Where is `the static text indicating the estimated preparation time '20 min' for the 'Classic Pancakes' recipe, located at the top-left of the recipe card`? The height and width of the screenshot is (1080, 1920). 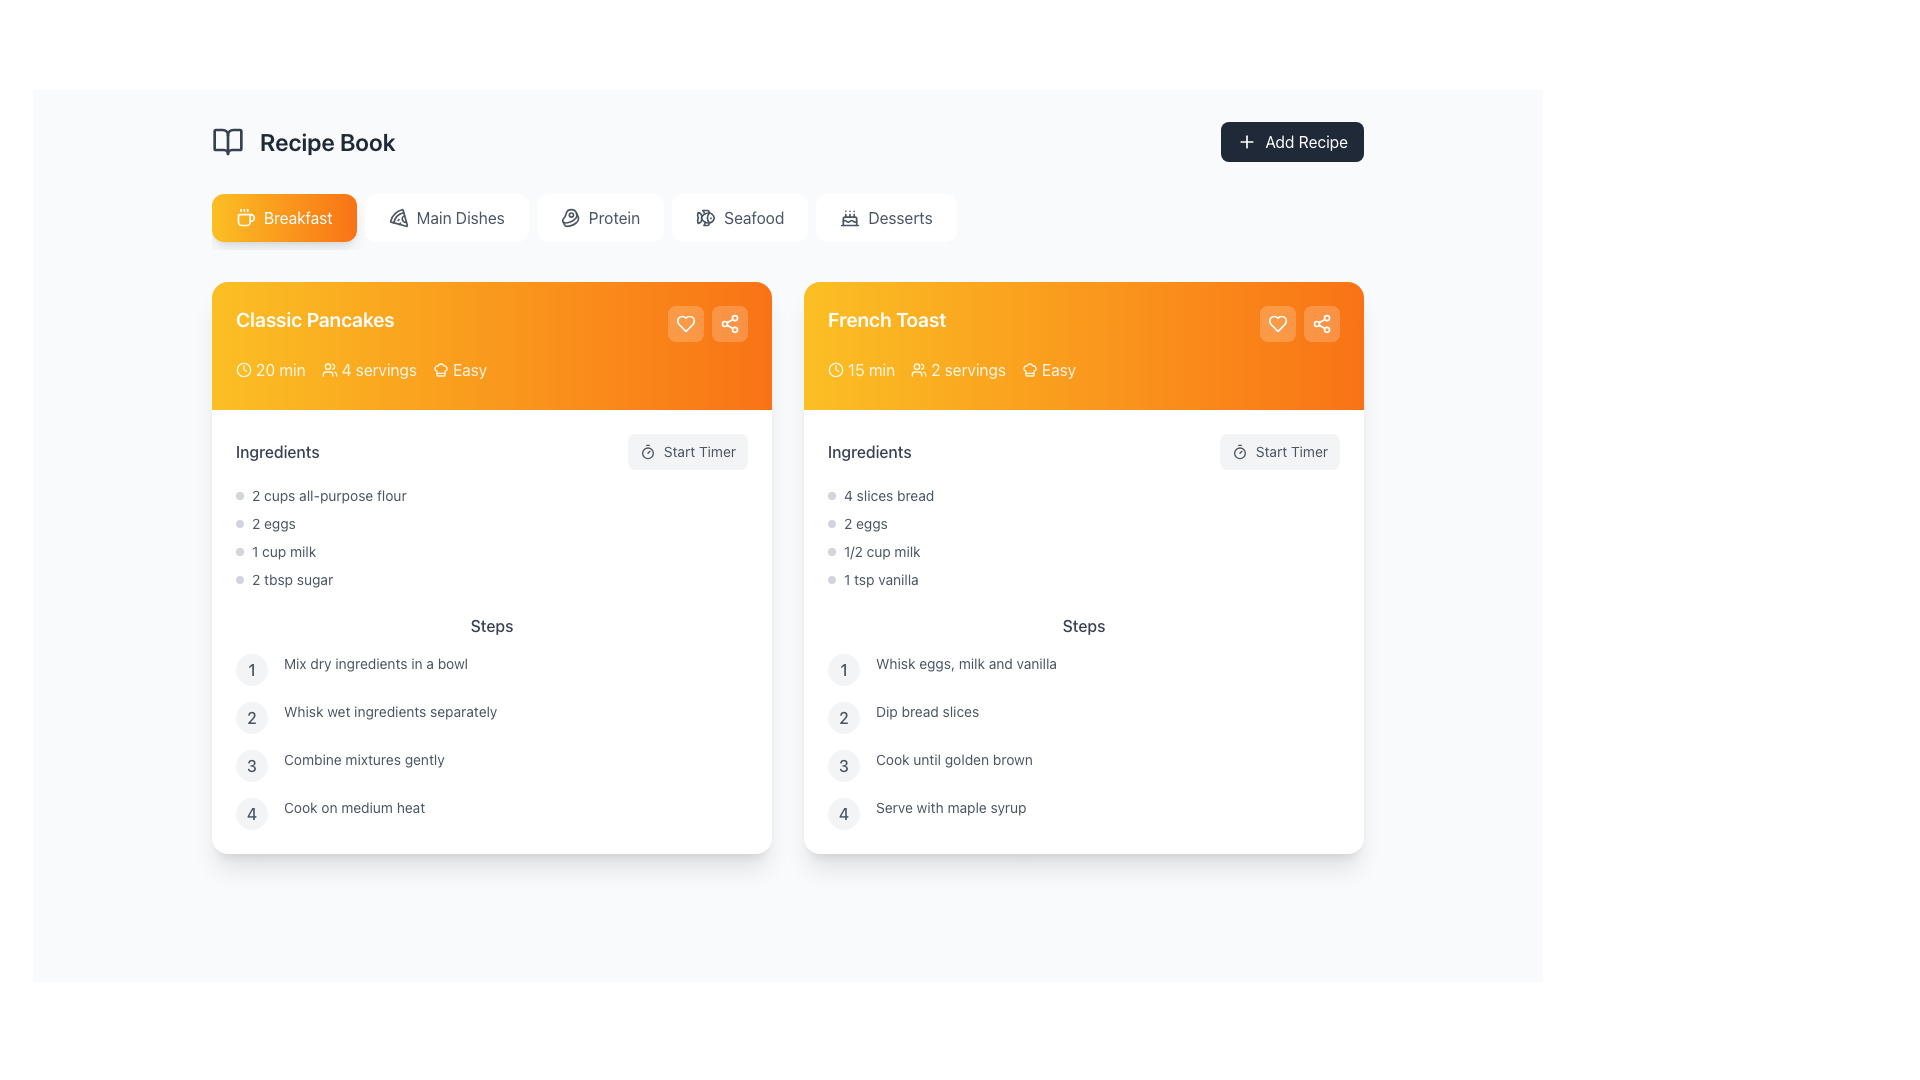
the static text indicating the estimated preparation time '20 min' for the 'Classic Pancakes' recipe, located at the top-left of the recipe card is located at coordinates (279, 370).